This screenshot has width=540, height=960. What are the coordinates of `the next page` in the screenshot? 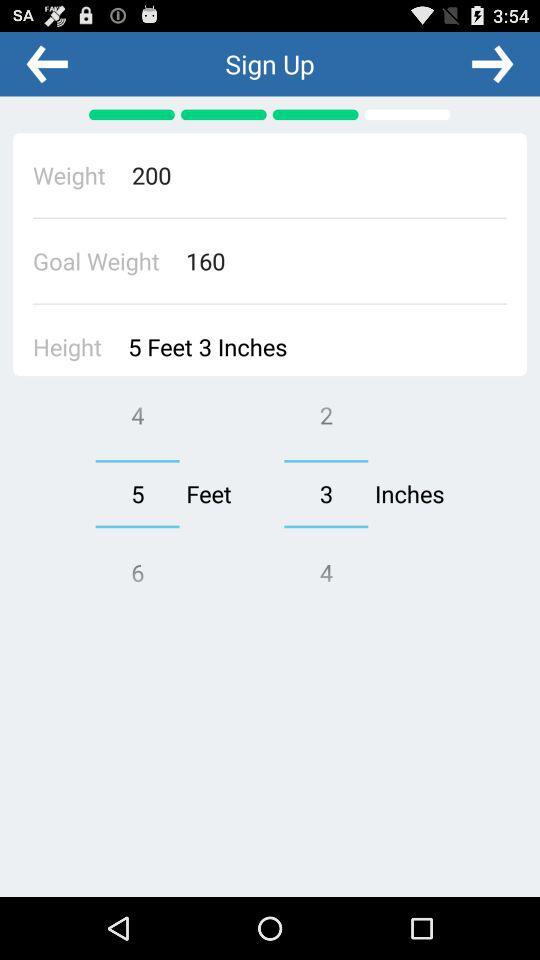 It's located at (491, 63).